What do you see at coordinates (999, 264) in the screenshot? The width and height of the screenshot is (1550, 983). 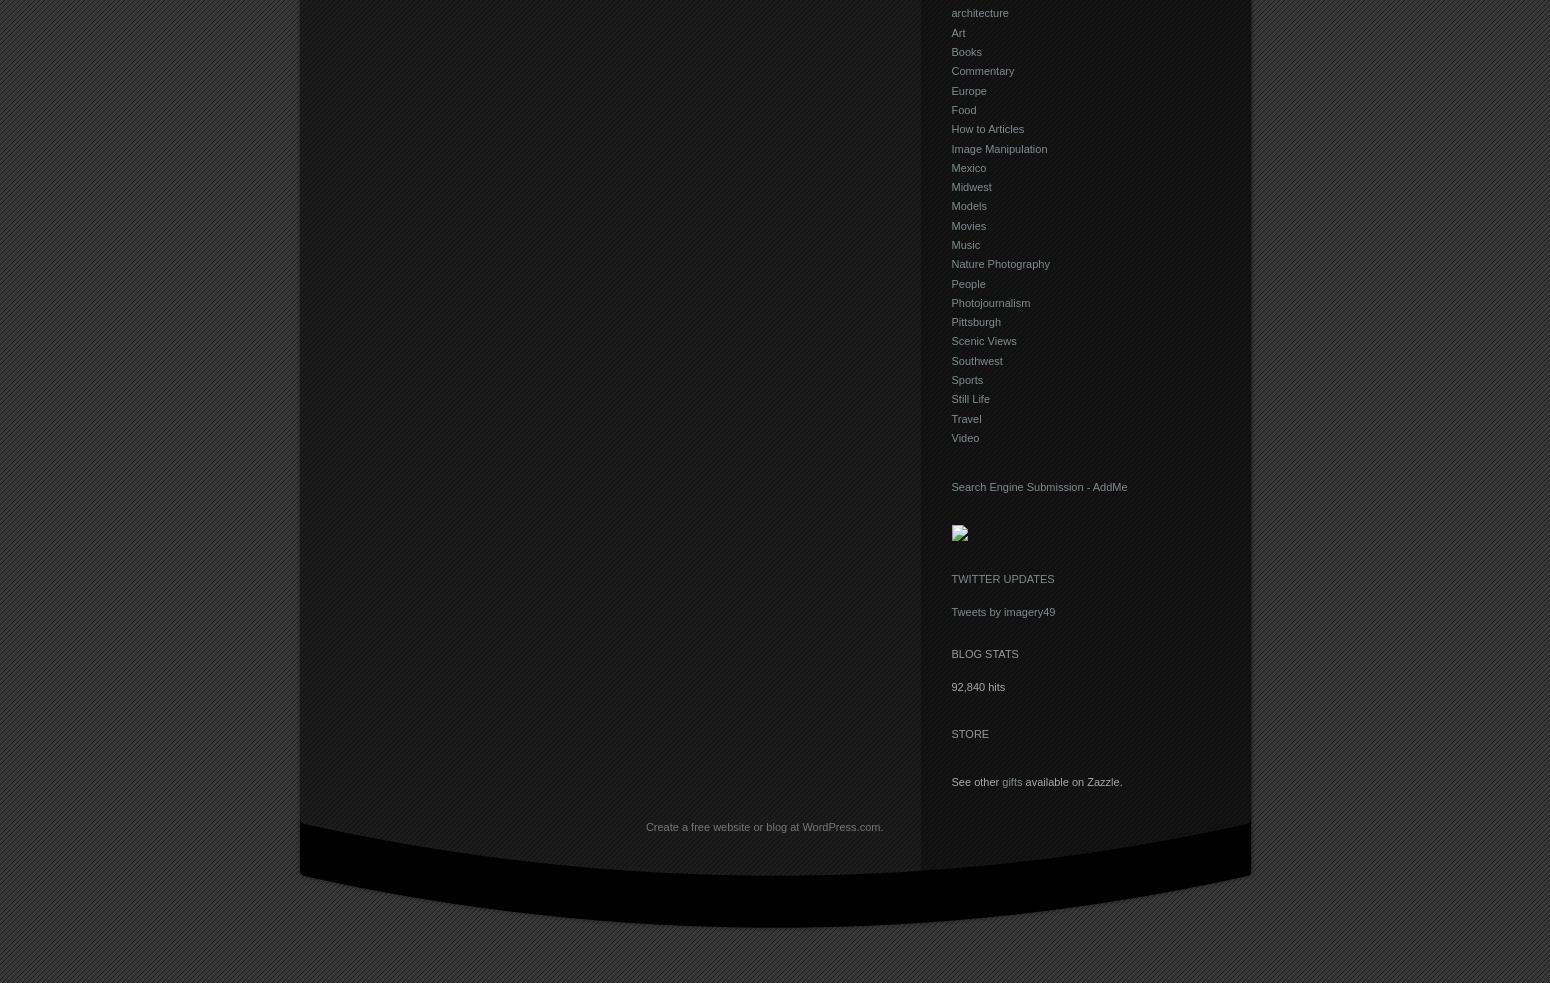 I see `'Nature Photography'` at bounding box center [999, 264].